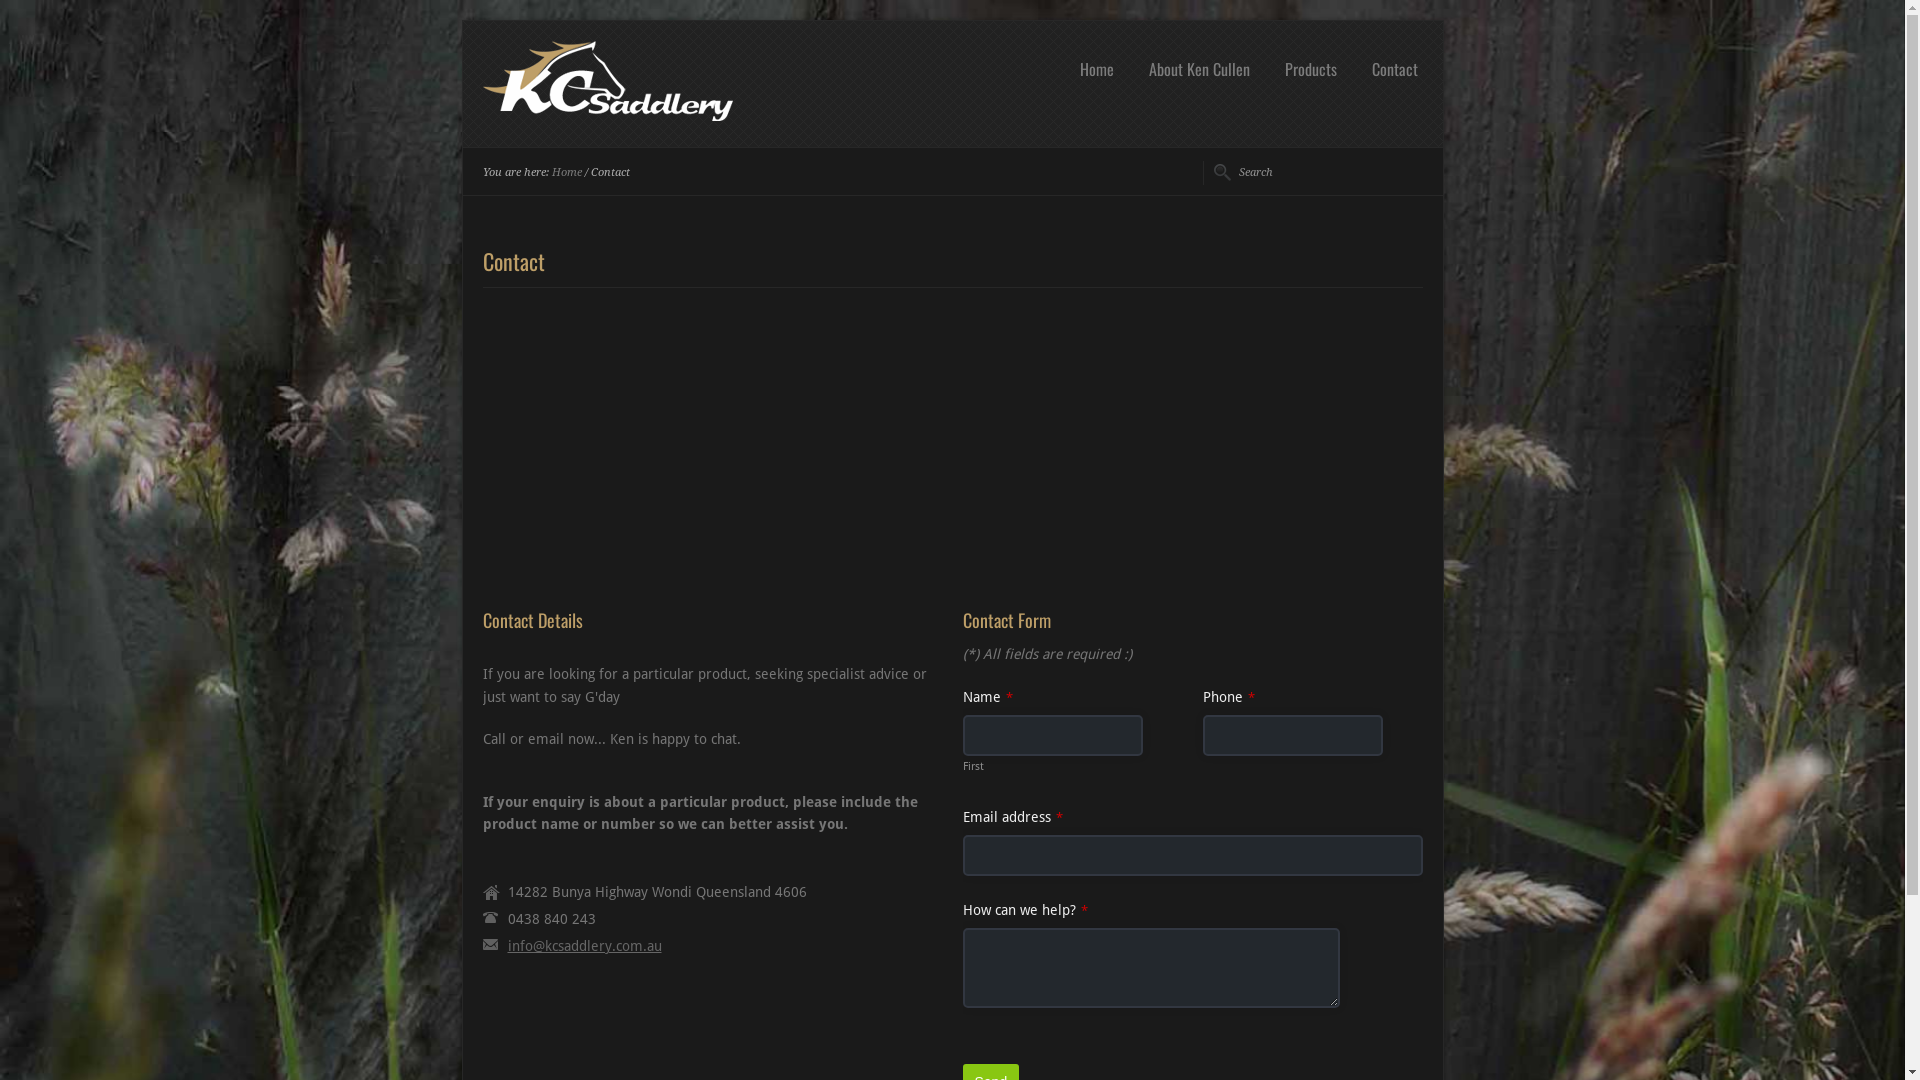 This screenshot has width=1920, height=1080. I want to click on 'KC Saddlery', so click(605, 115).